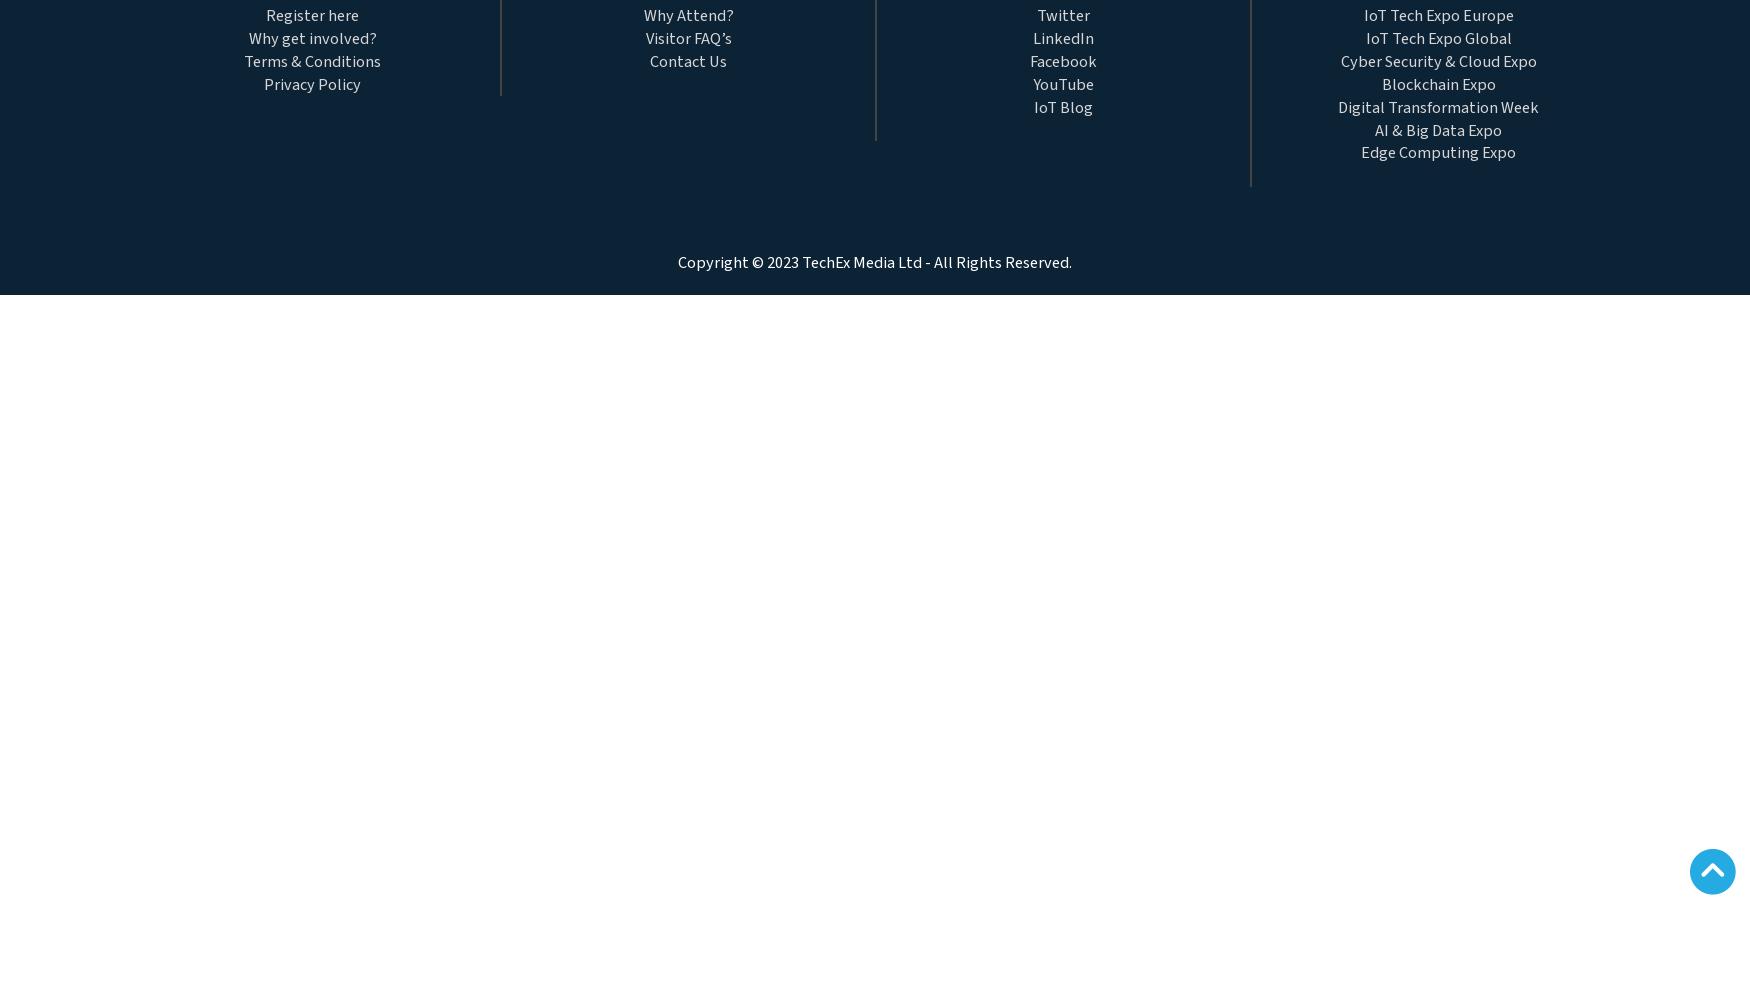 This screenshot has width=1750, height=1000. I want to click on 'Register here', so click(311, 16).